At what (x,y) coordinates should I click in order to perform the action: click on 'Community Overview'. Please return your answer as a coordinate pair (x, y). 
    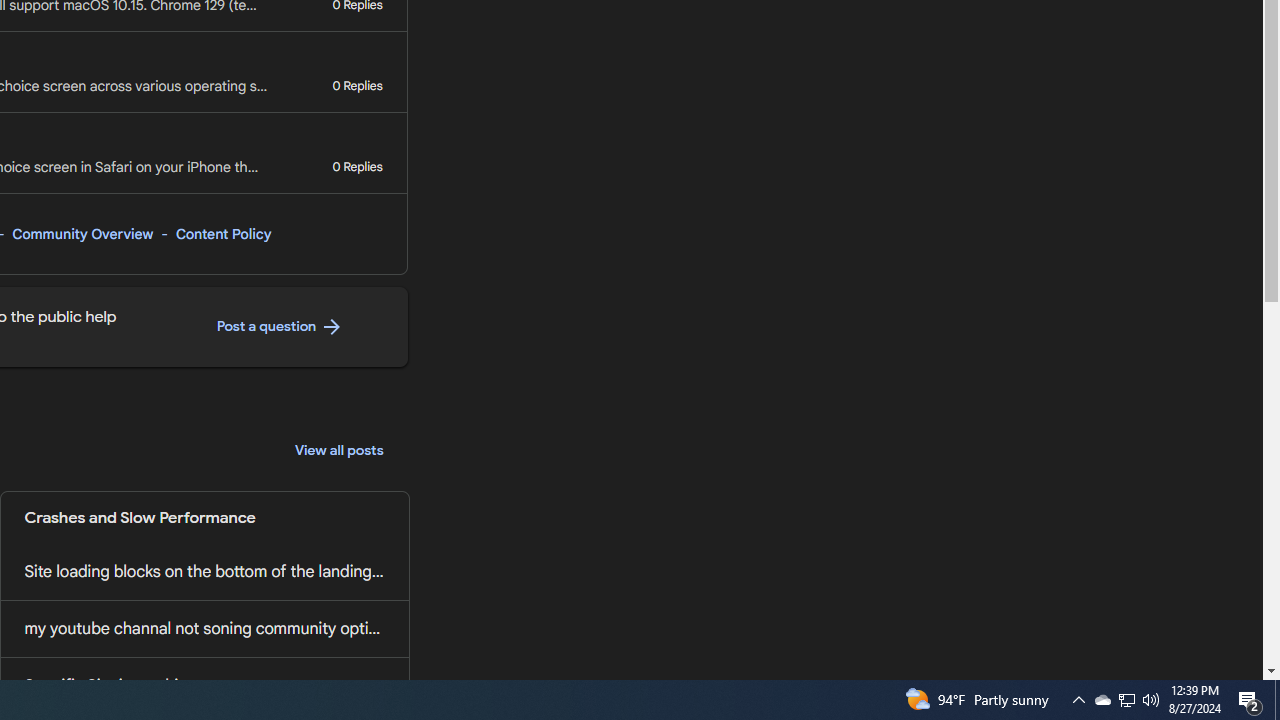
    Looking at the image, I should click on (81, 233).